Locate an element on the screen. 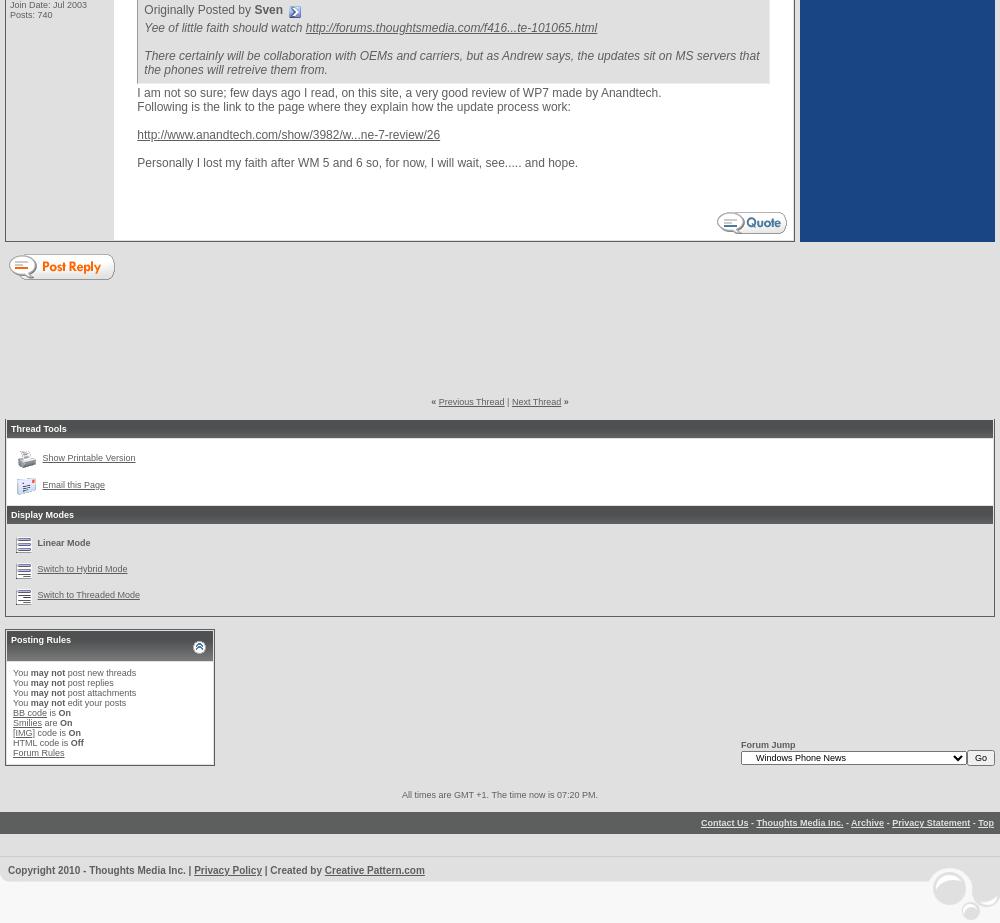  'Contact Us' is located at coordinates (723, 822).